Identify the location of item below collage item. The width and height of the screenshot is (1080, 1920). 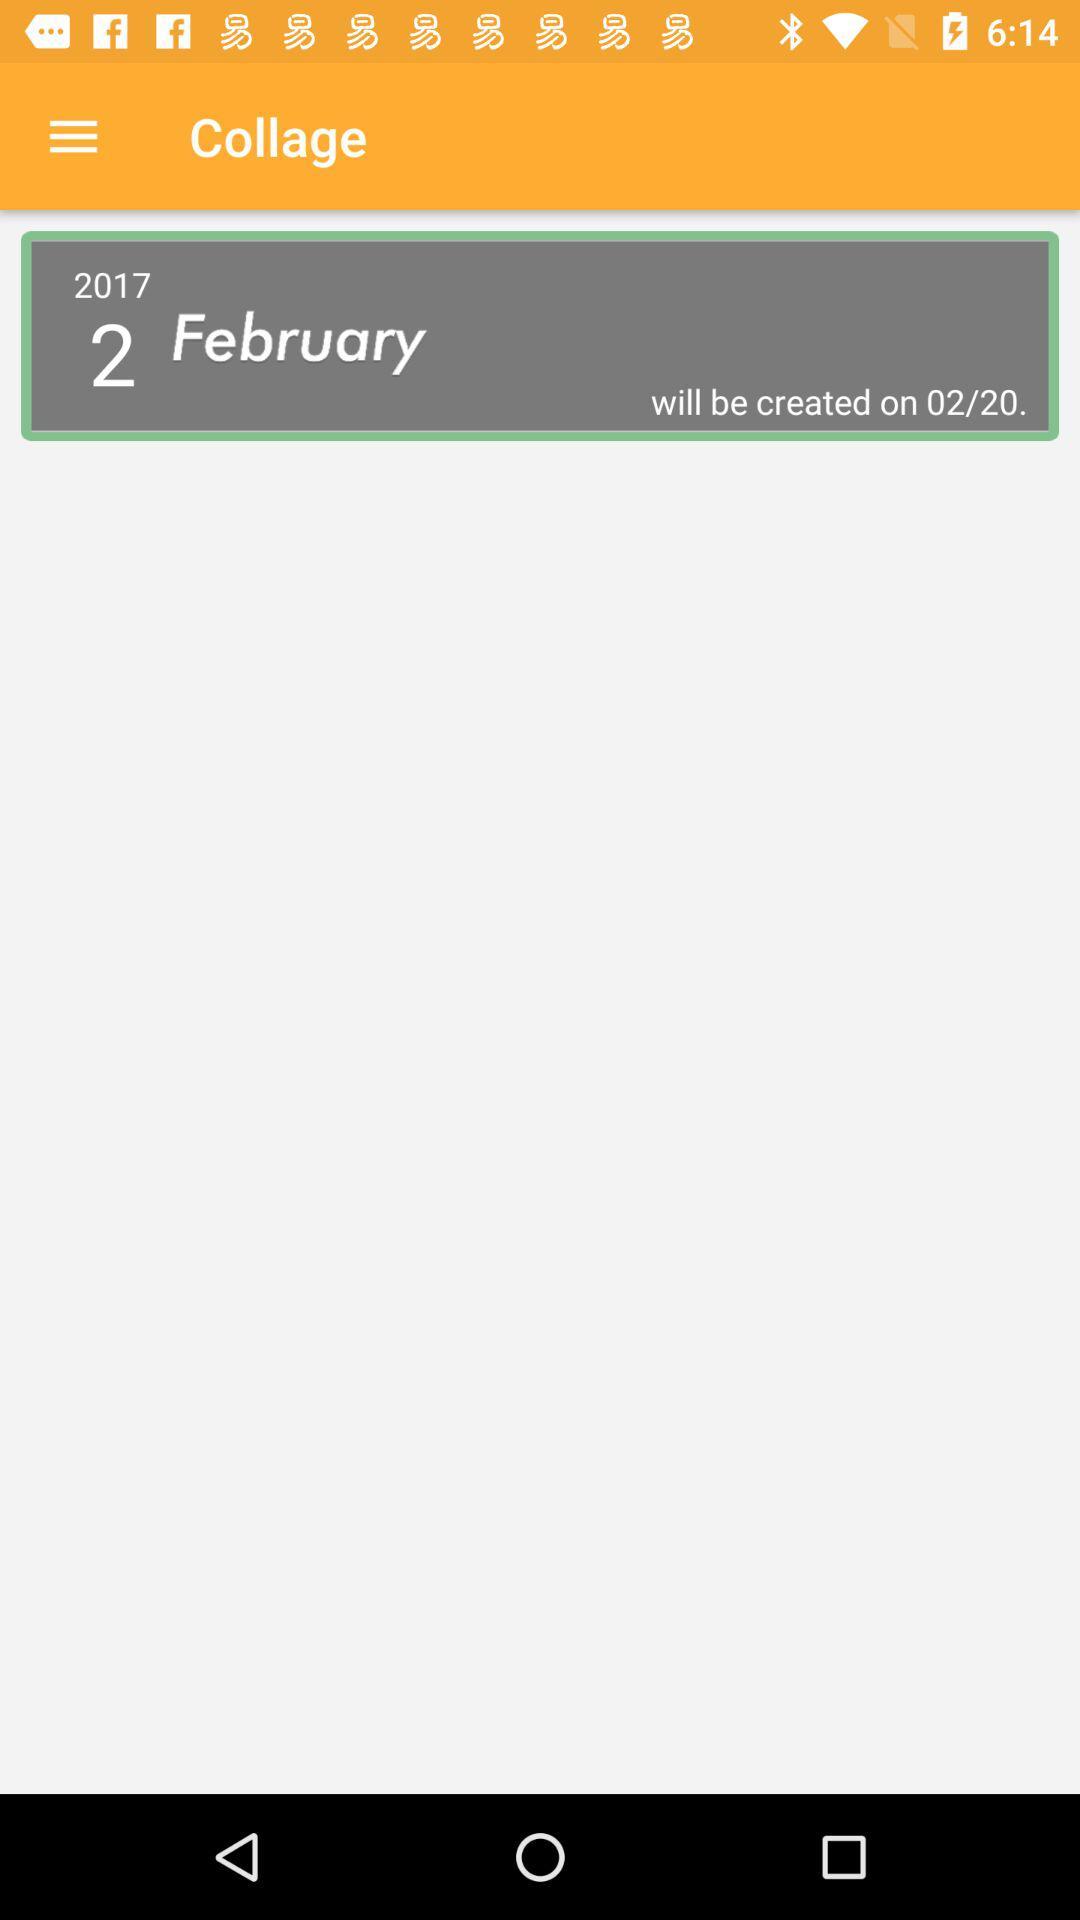
(315, 336).